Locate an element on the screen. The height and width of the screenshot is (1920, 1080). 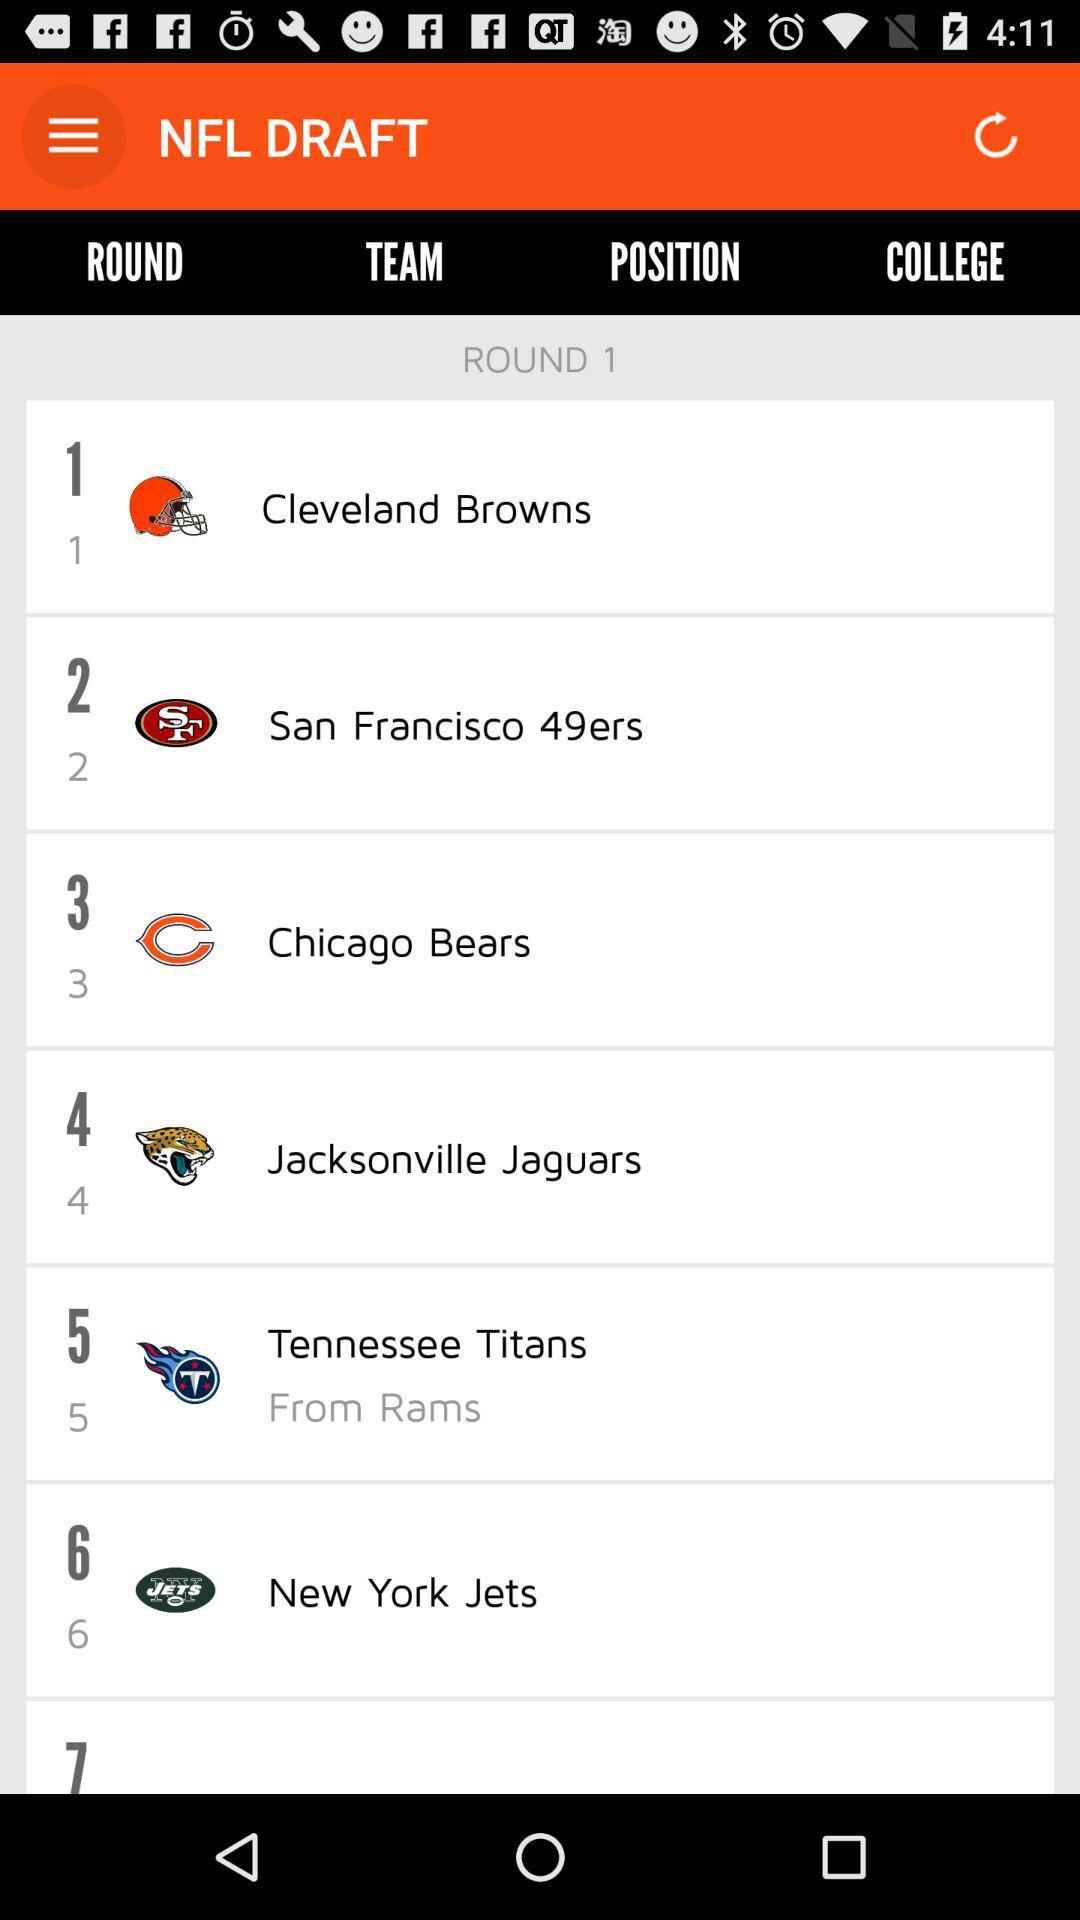
the item above the tennessee titans icon is located at coordinates (454, 1156).